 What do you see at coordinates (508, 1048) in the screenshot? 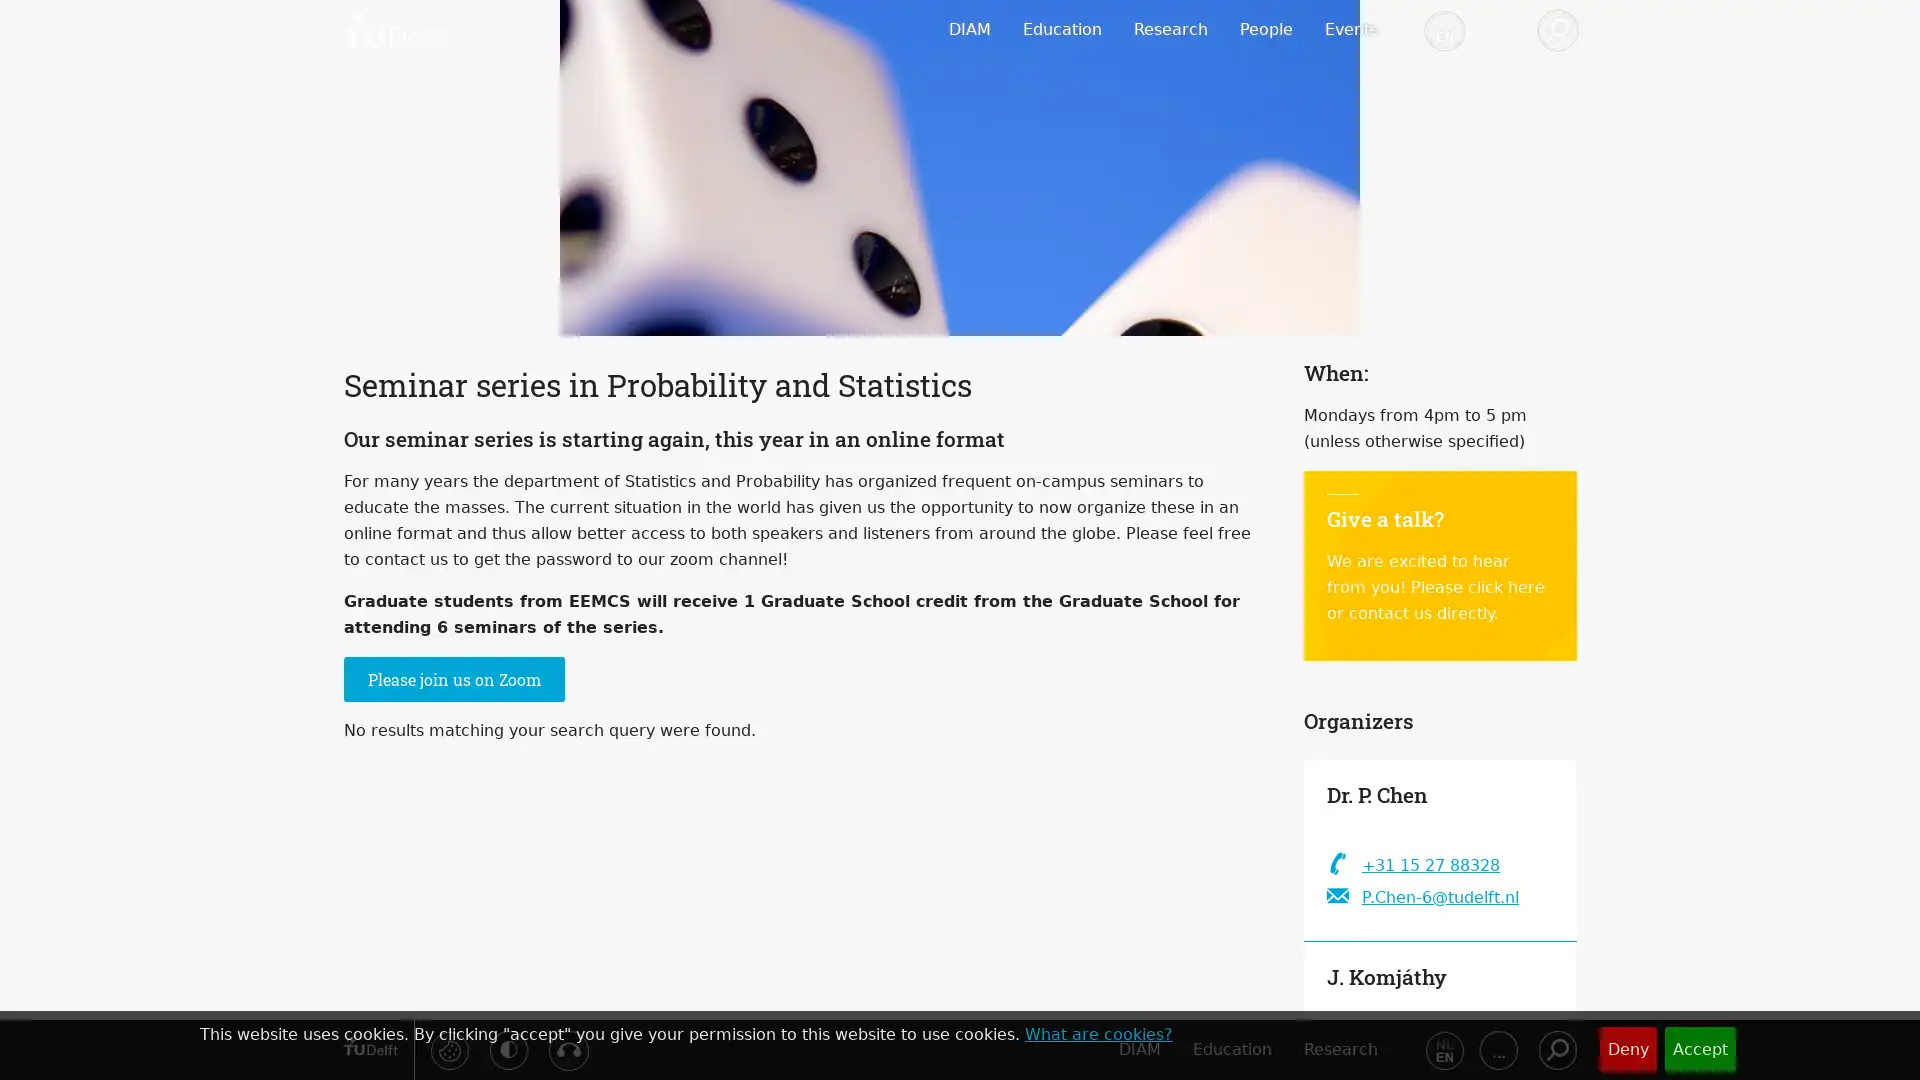
I see `Activate high contrast` at bounding box center [508, 1048].